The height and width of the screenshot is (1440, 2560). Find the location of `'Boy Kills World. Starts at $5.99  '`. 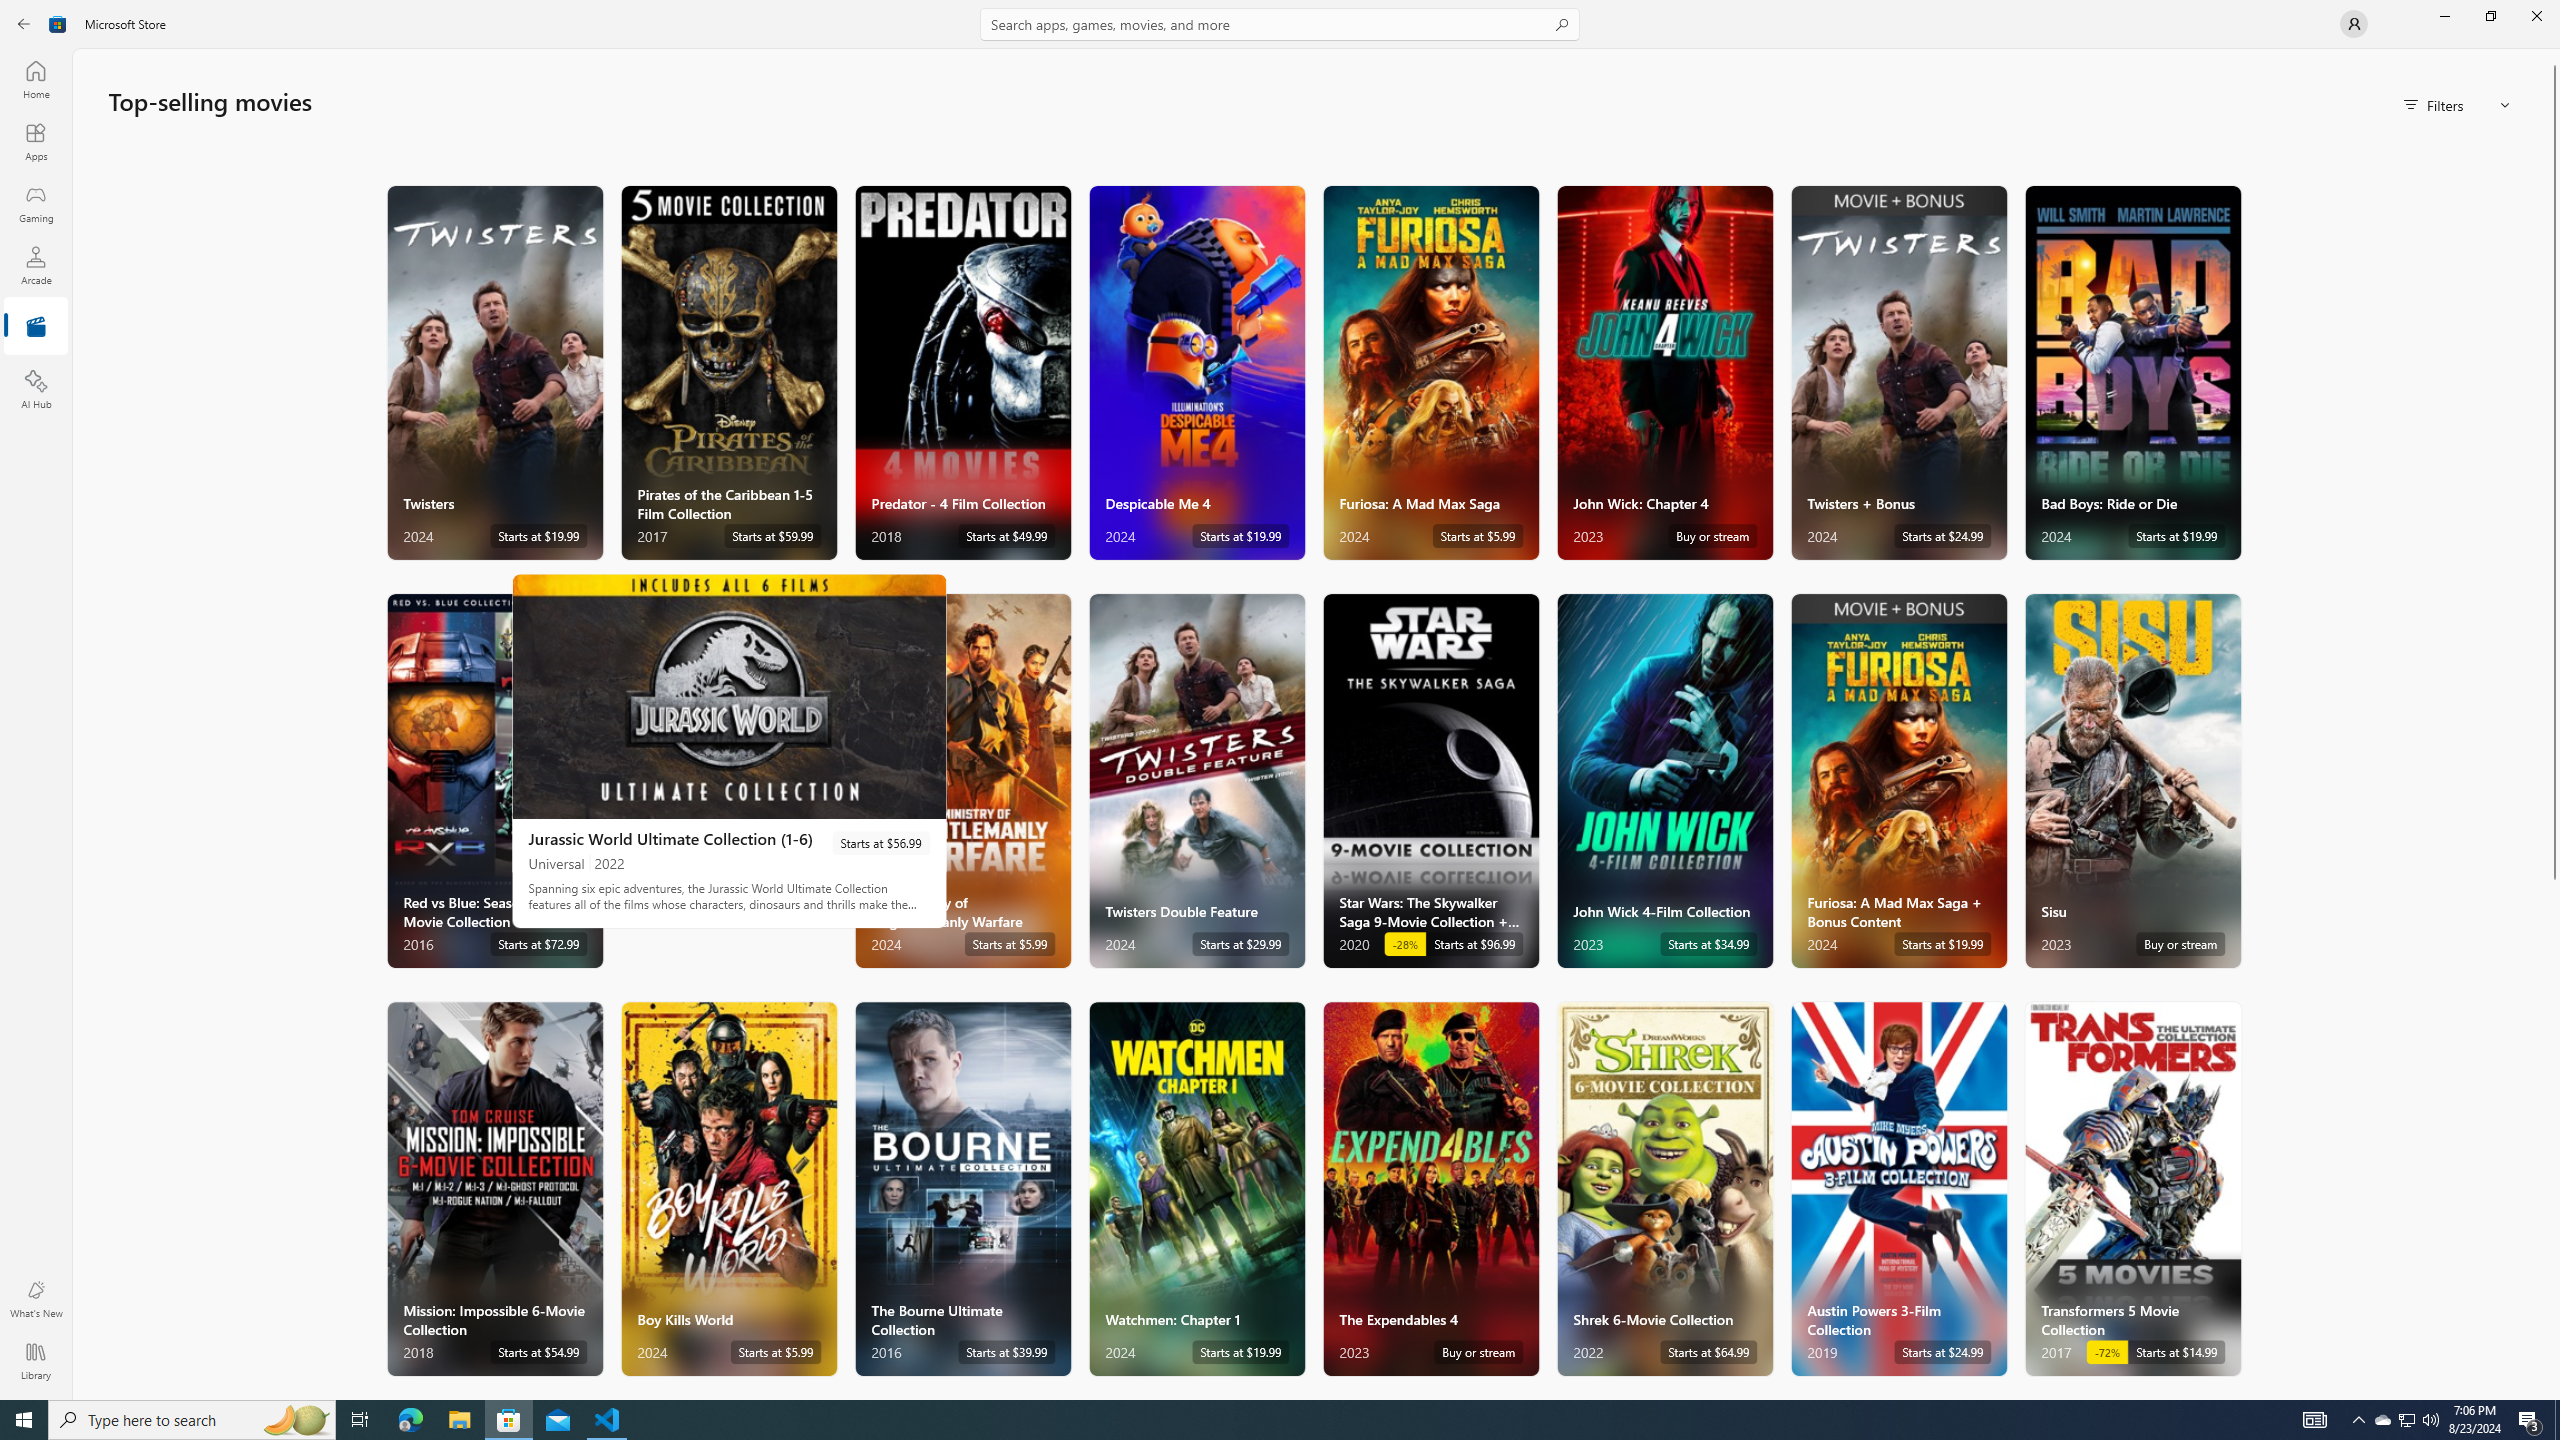

'Boy Kills World. Starts at $5.99  ' is located at coordinates (727, 1187).